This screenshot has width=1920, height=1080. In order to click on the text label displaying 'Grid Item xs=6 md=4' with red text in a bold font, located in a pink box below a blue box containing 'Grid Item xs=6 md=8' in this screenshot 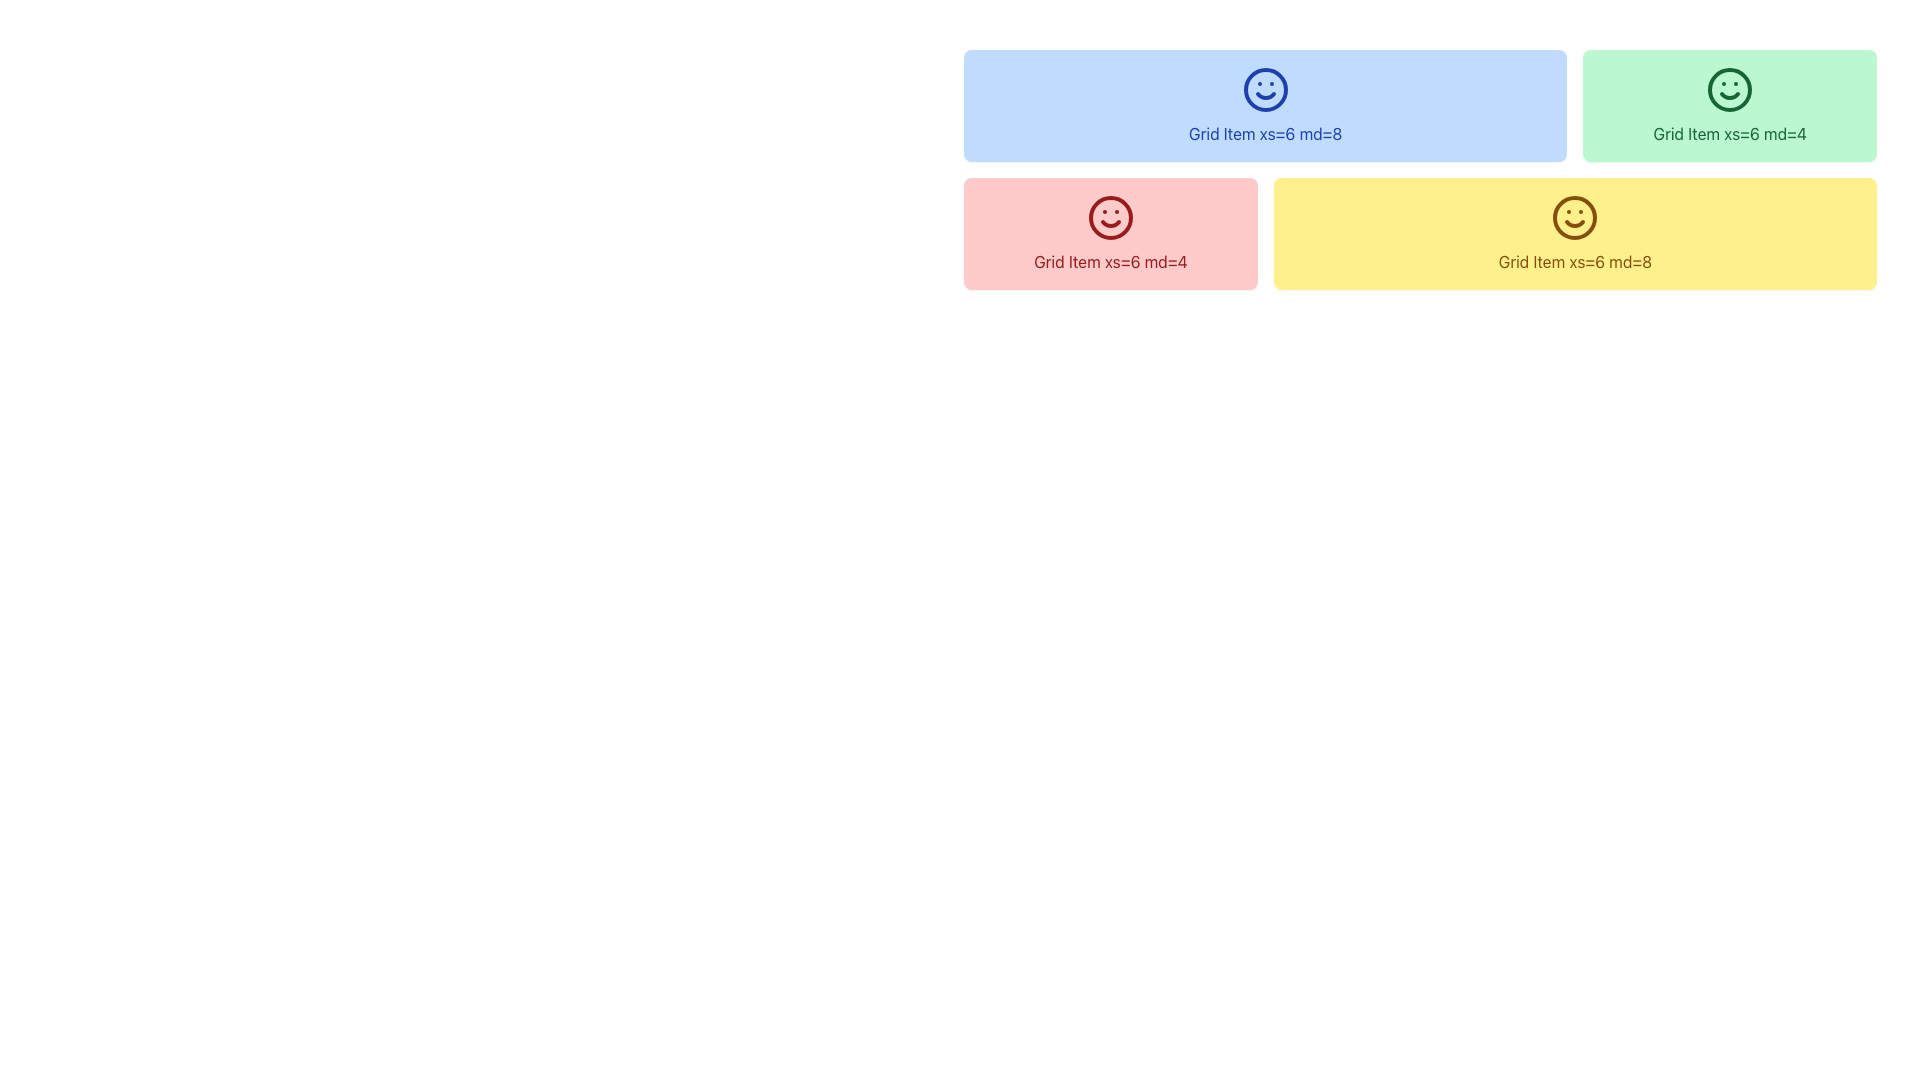, I will do `click(1109, 261)`.